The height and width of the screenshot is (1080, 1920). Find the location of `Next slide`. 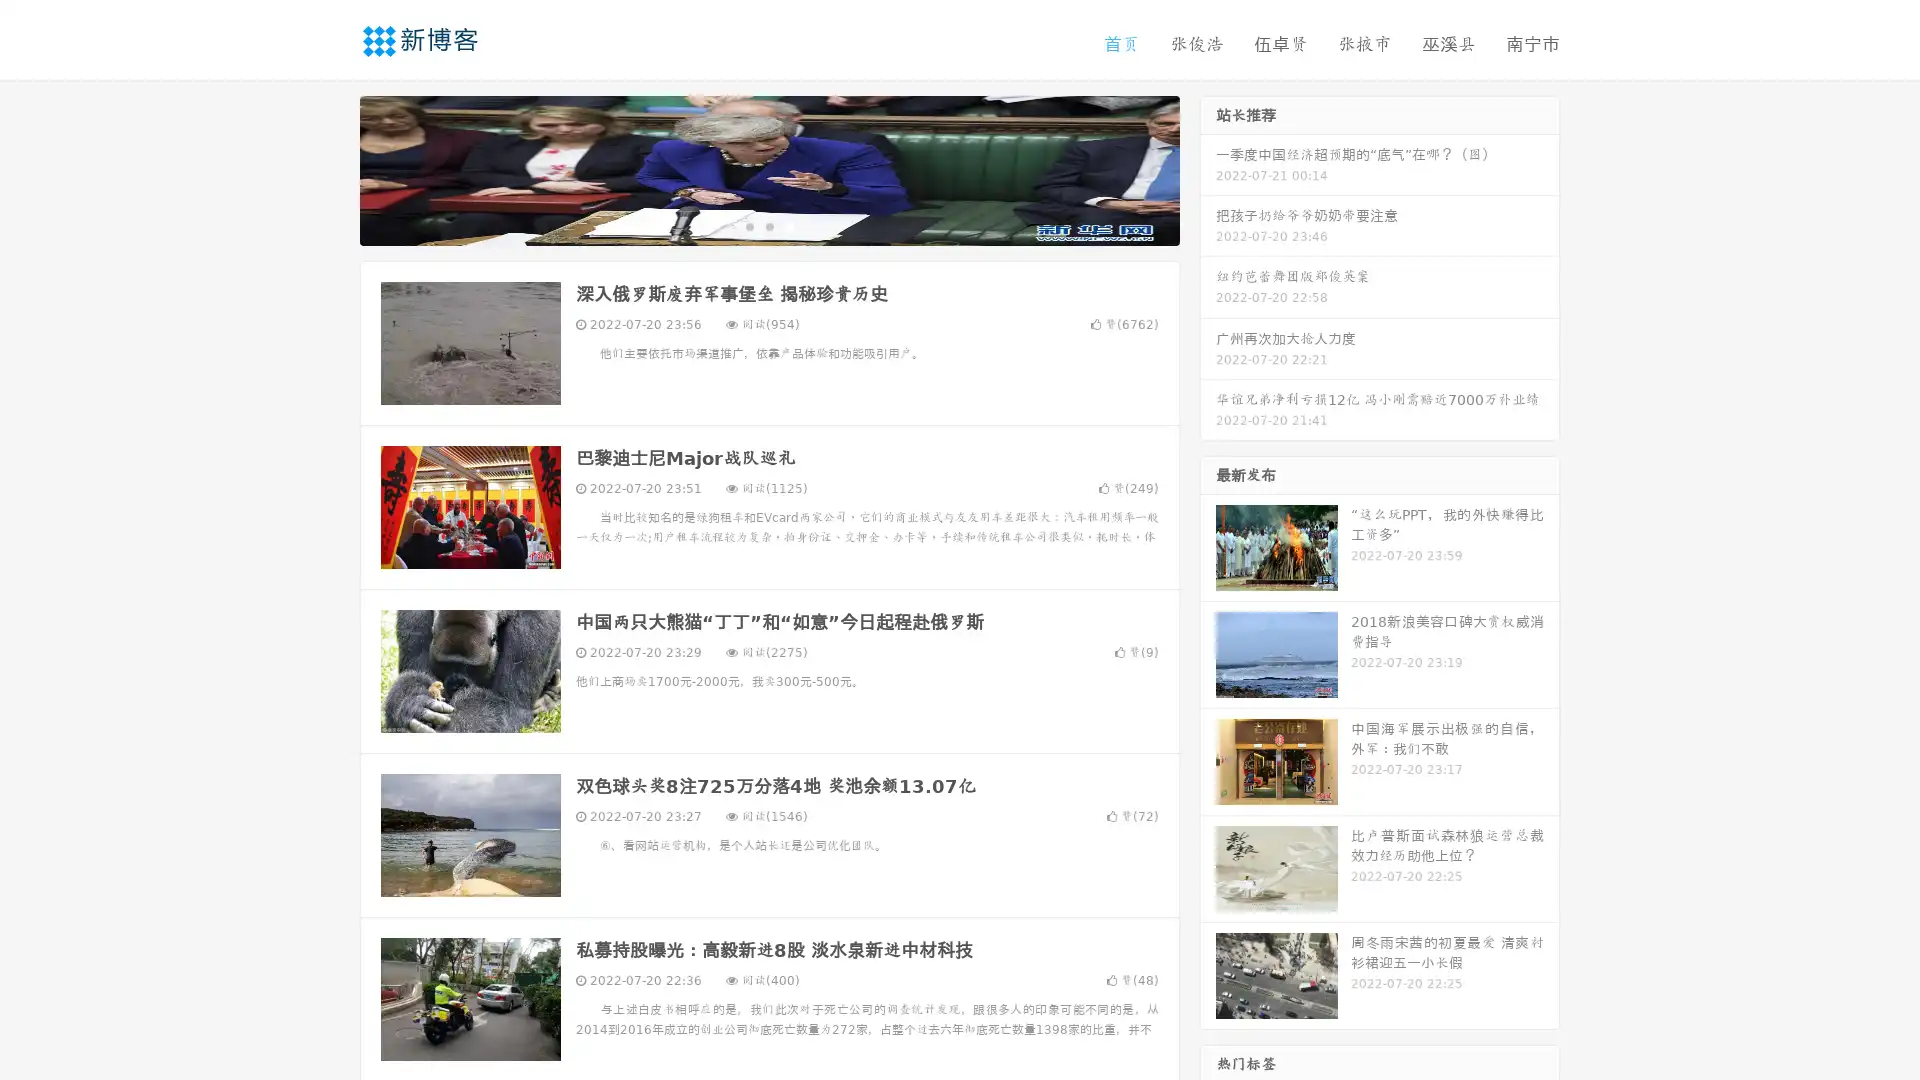

Next slide is located at coordinates (1208, 168).